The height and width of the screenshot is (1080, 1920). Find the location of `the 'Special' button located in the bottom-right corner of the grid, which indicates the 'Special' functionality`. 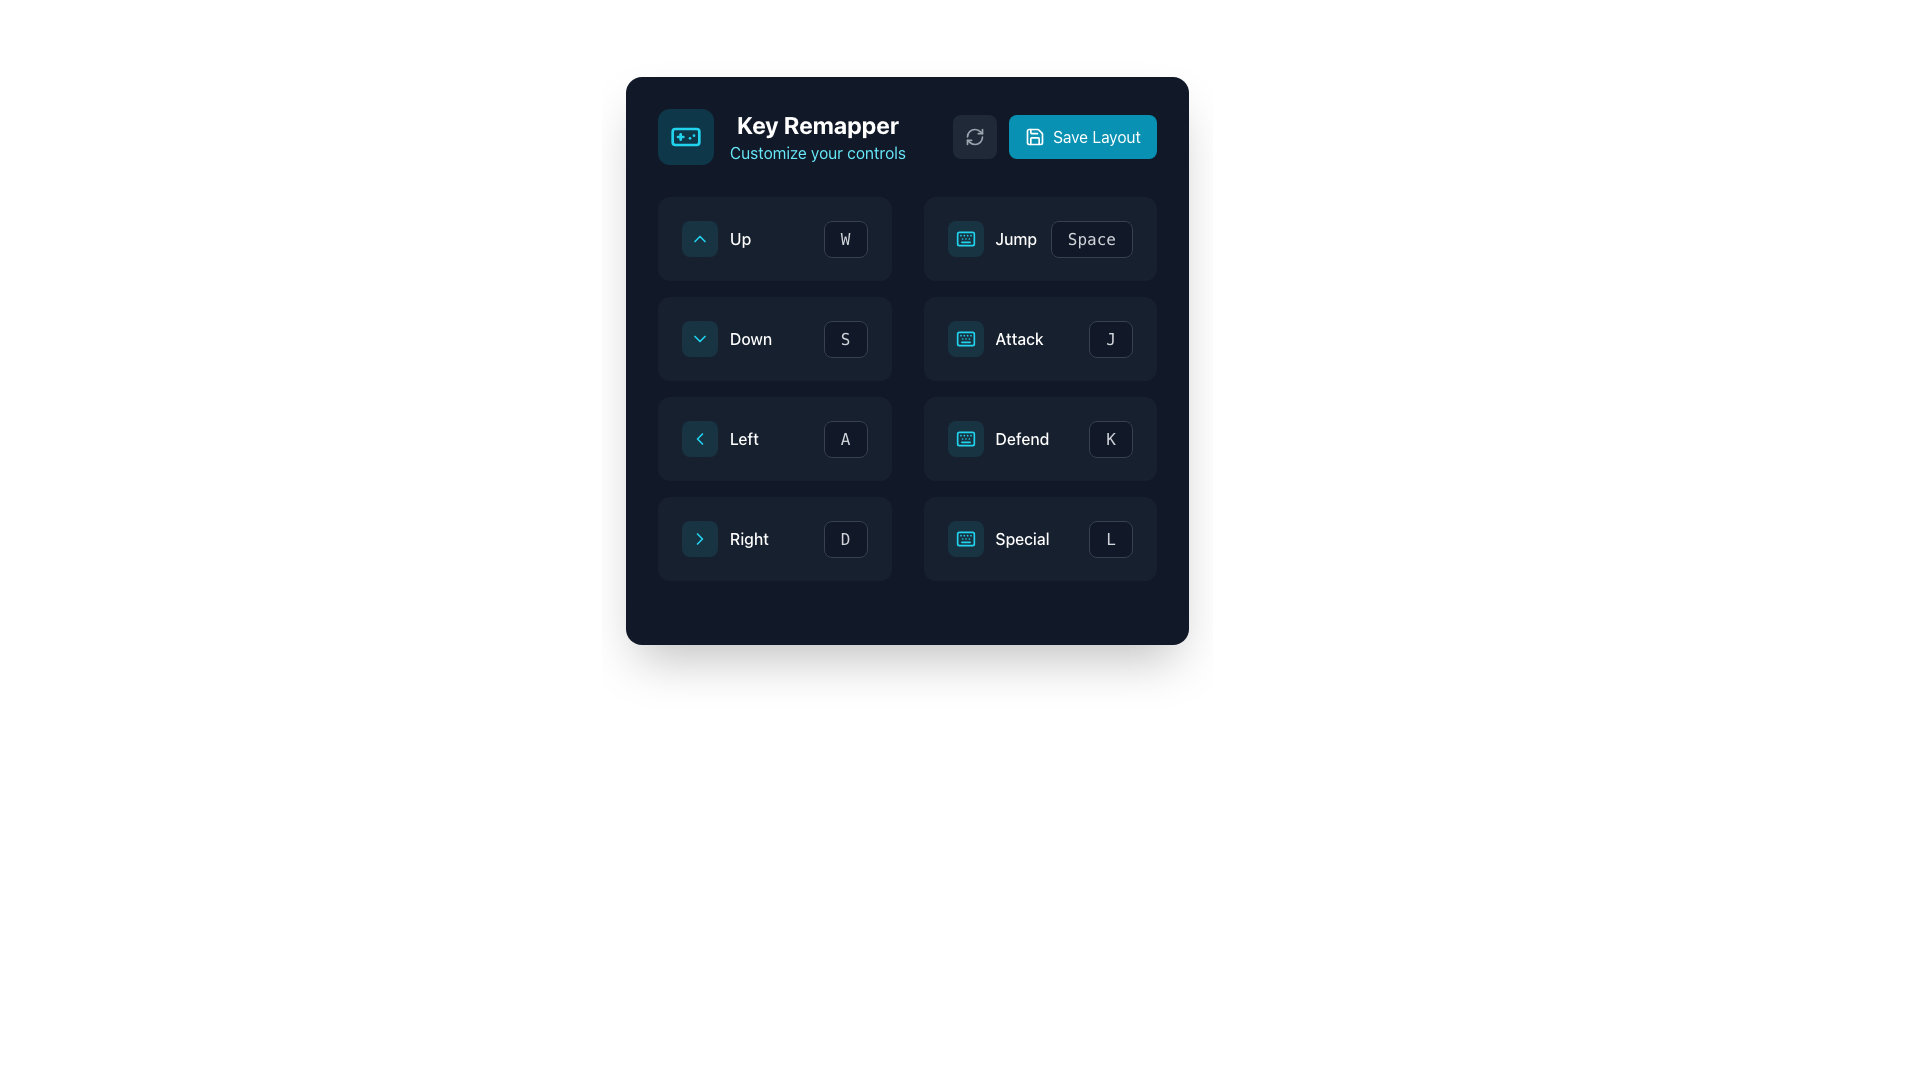

the 'Special' button located in the bottom-right corner of the grid, which indicates the 'Special' functionality is located at coordinates (965, 538).